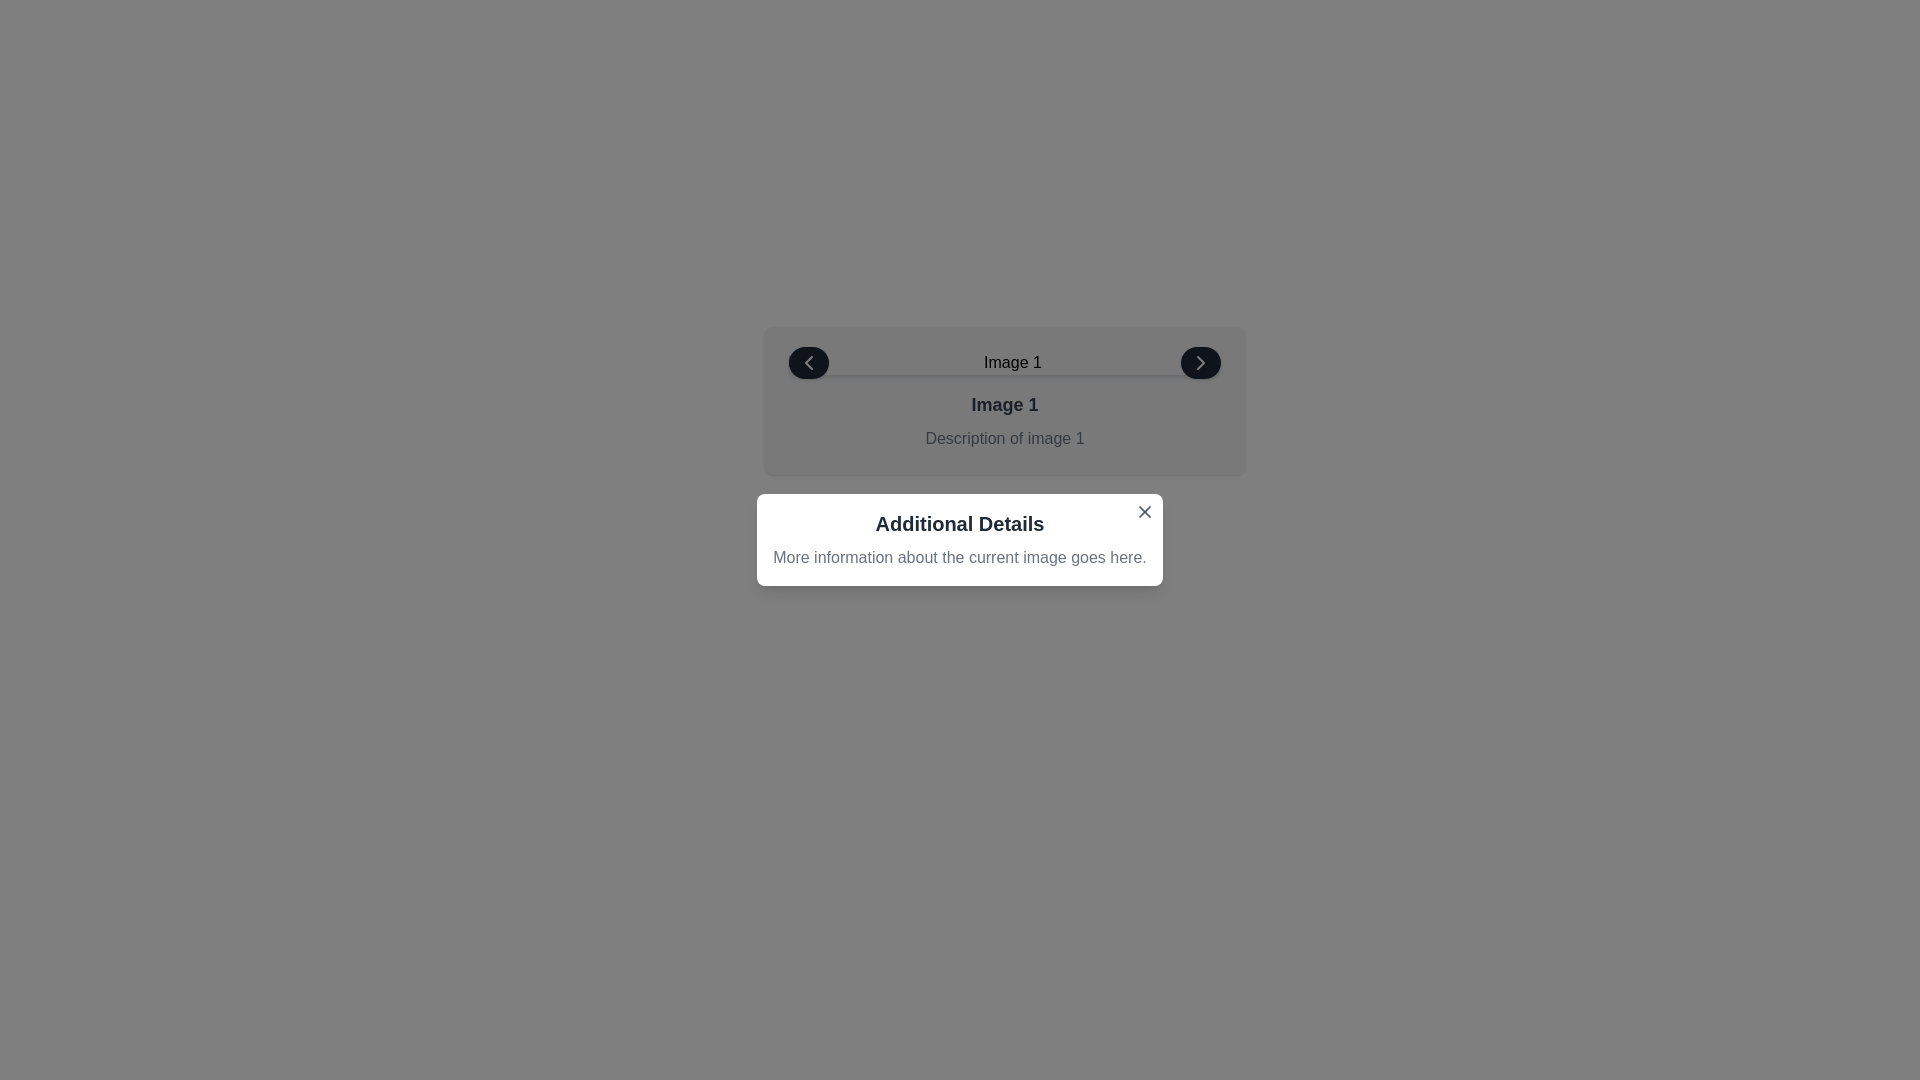  Describe the element at coordinates (809, 362) in the screenshot. I see `the left-pointing chevron SVG icon located within the circular button on the left side of the navigation bar` at that location.